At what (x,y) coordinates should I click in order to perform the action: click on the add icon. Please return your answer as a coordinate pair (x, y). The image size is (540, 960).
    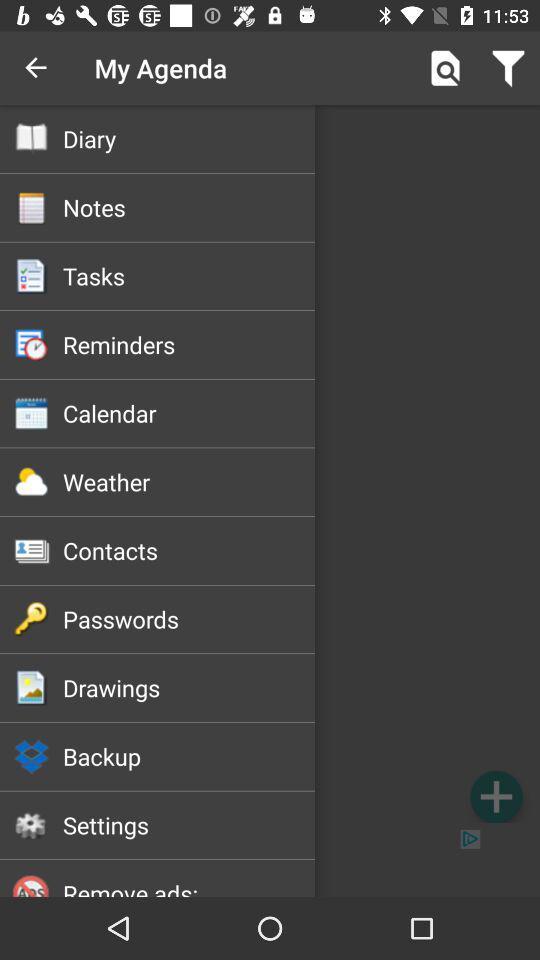
    Looking at the image, I should click on (495, 796).